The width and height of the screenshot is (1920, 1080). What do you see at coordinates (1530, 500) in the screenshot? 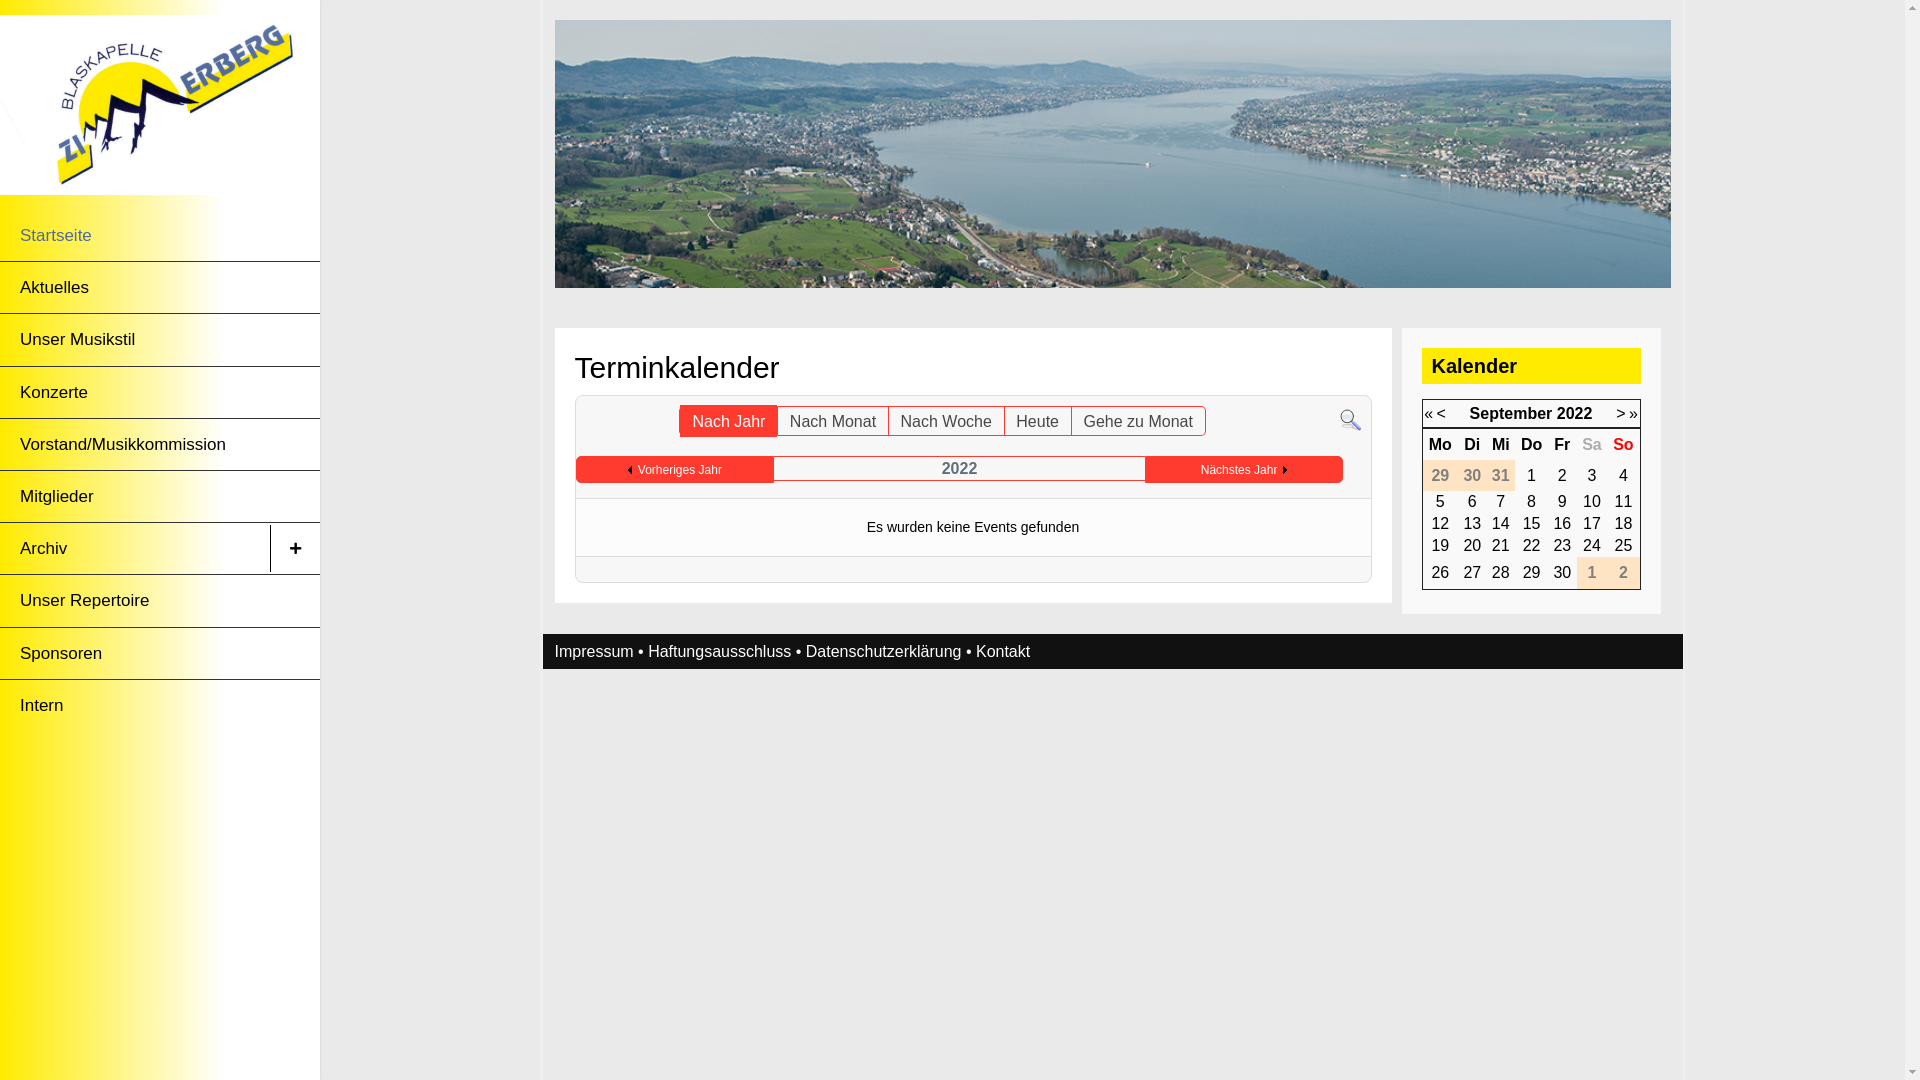
I see `'8'` at bounding box center [1530, 500].